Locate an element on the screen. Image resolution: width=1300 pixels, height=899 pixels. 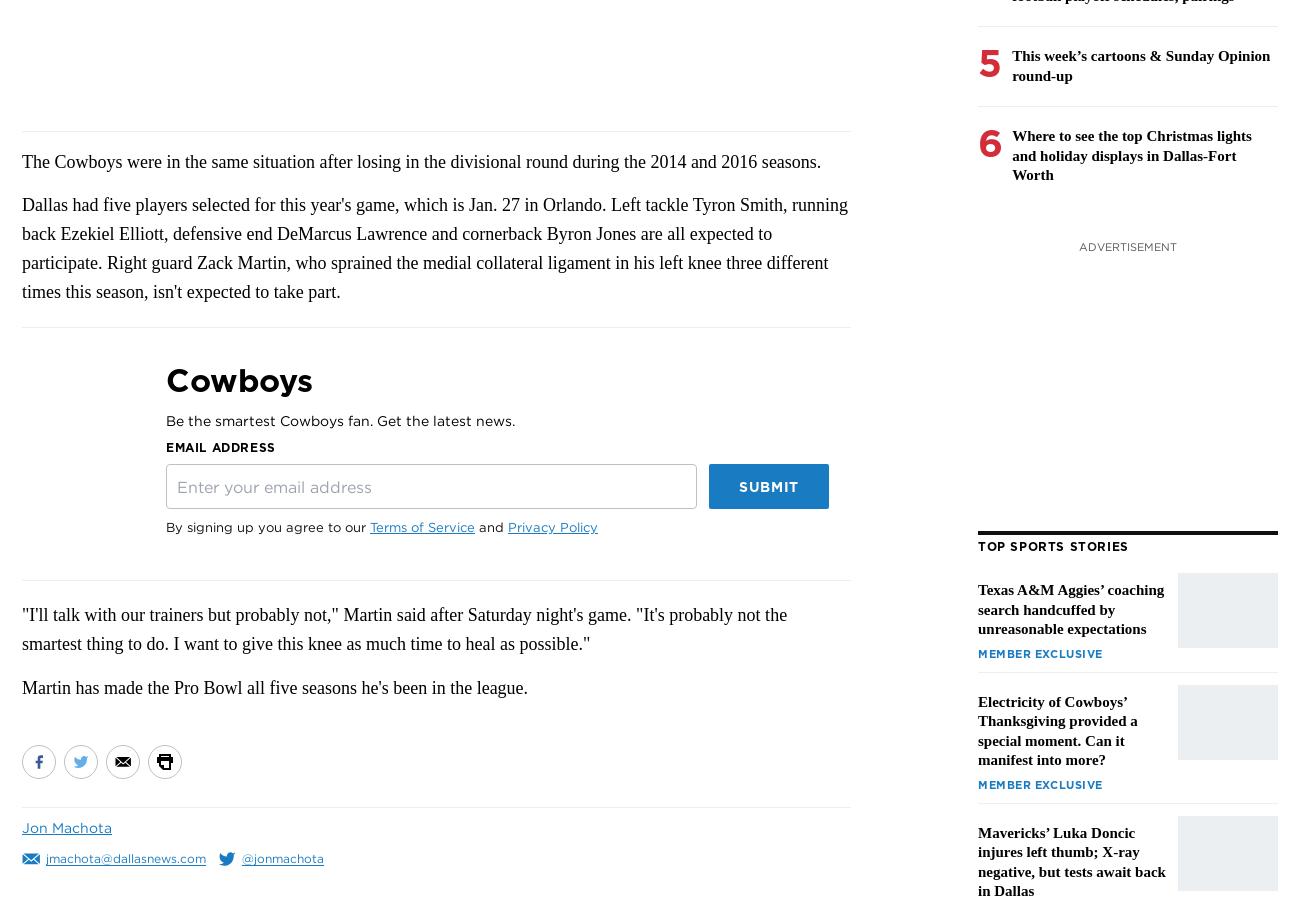
'Be the smartest Cowboys fan. Get the latest news.' is located at coordinates (166, 420).